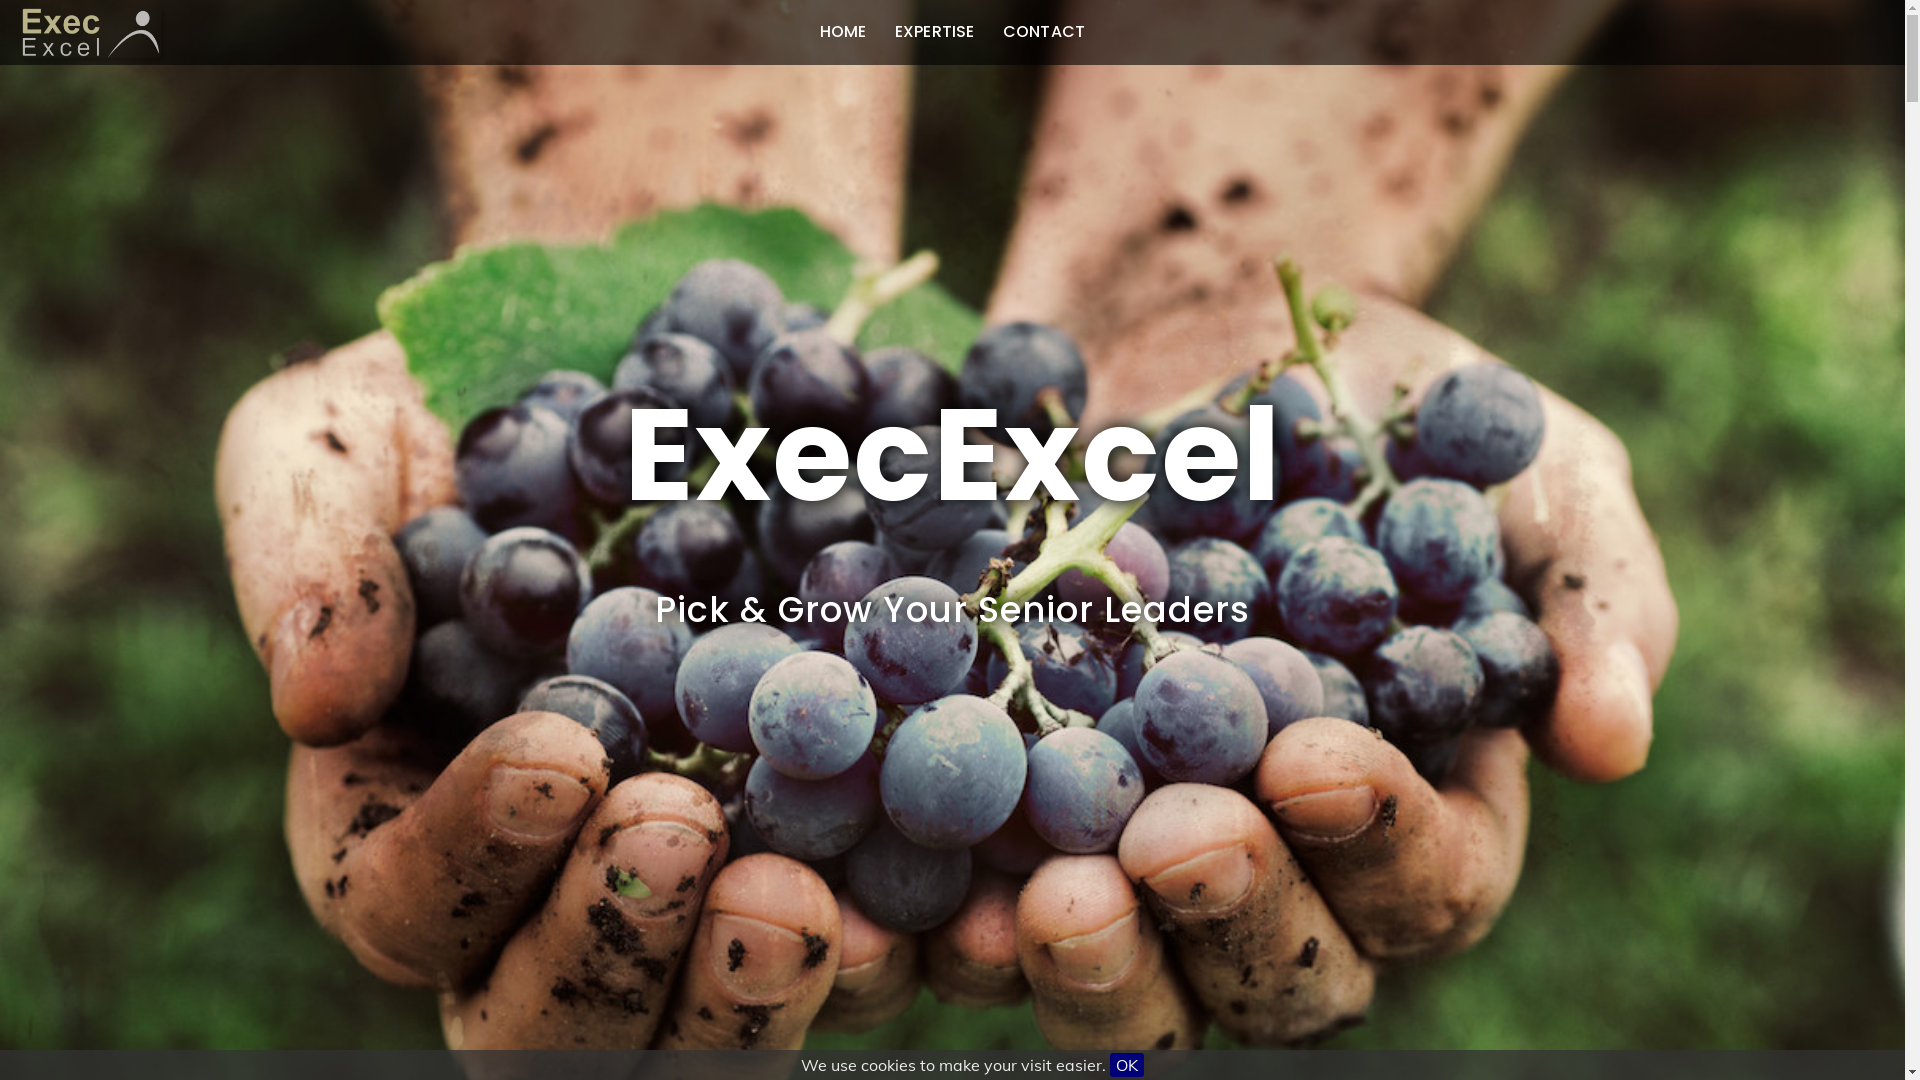  What do you see at coordinates (1003, 32) in the screenshot?
I see `'CONTACT'` at bounding box center [1003, 32].